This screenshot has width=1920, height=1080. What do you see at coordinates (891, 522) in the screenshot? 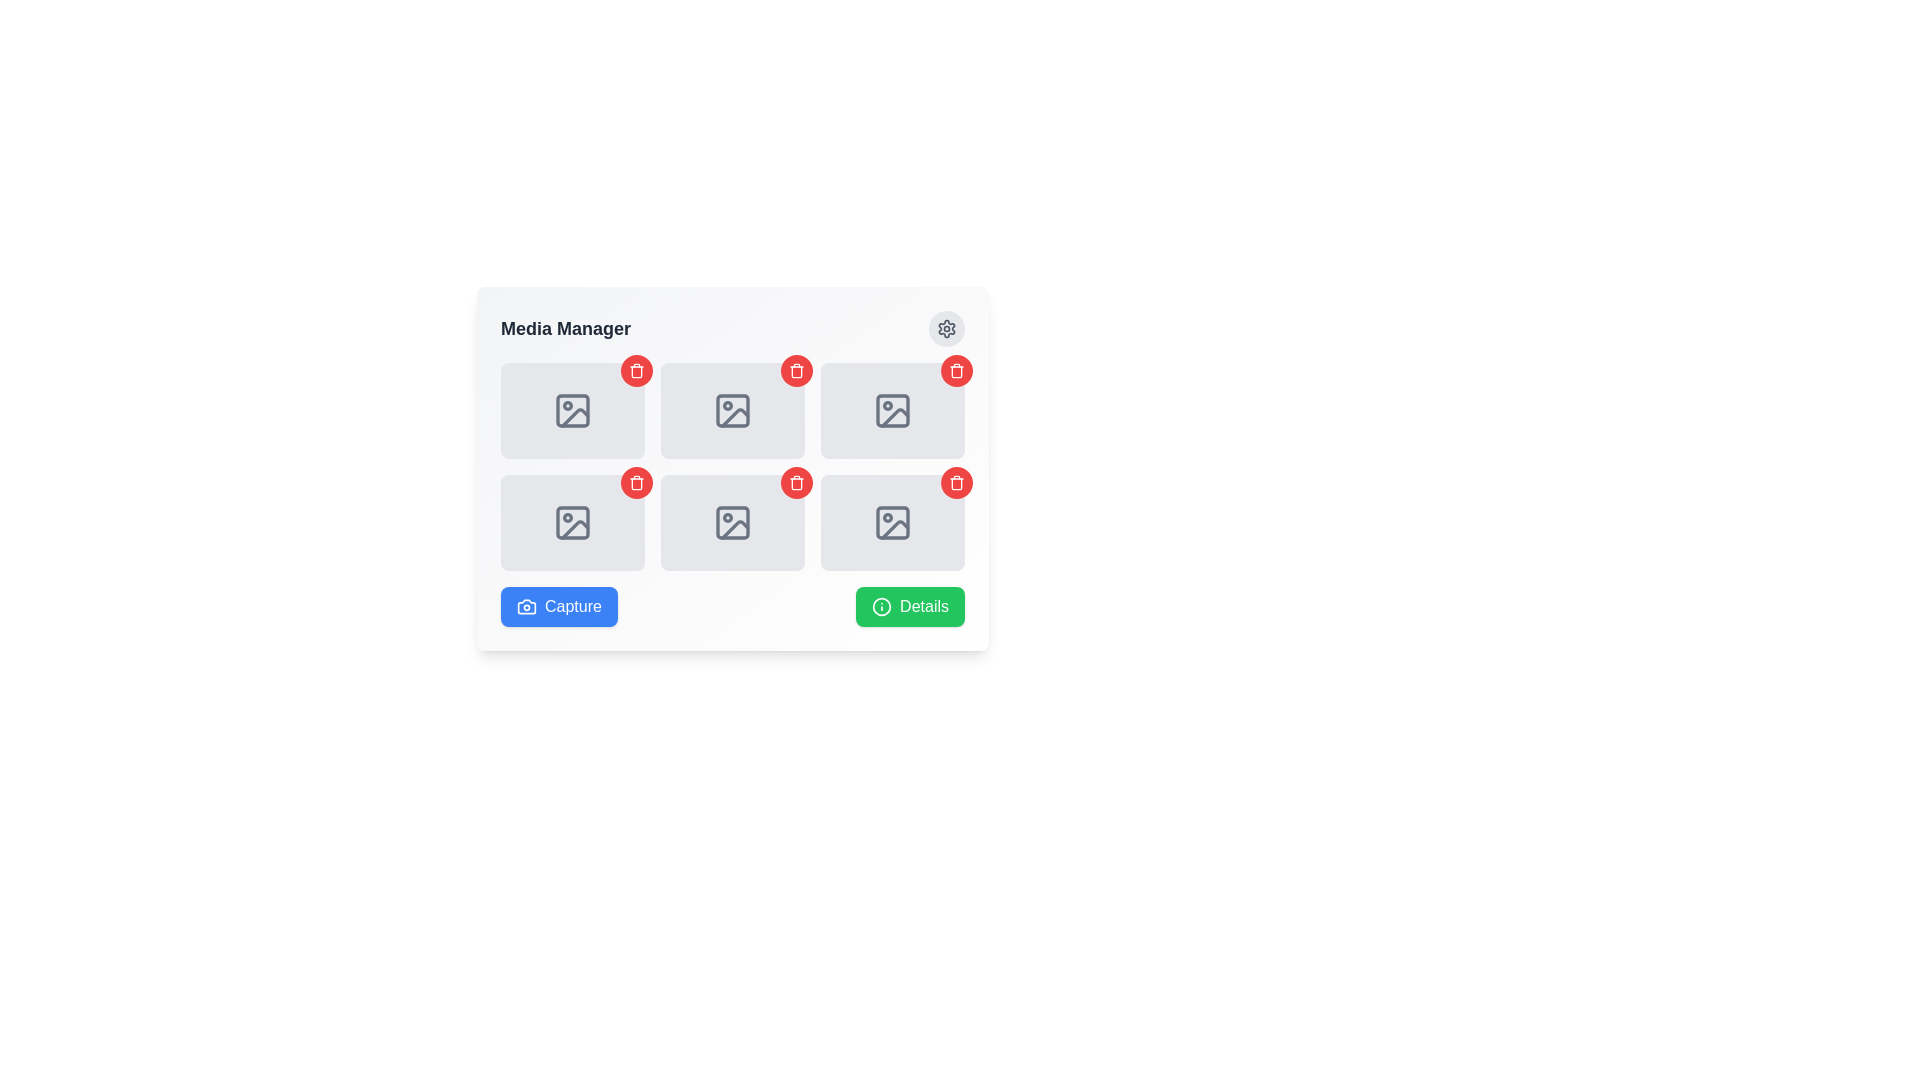
I see `the decorative element located in the bottom-right cell of the 3x2 grid of image icons in the Media Manager interface` at bounding box center [891, 522].